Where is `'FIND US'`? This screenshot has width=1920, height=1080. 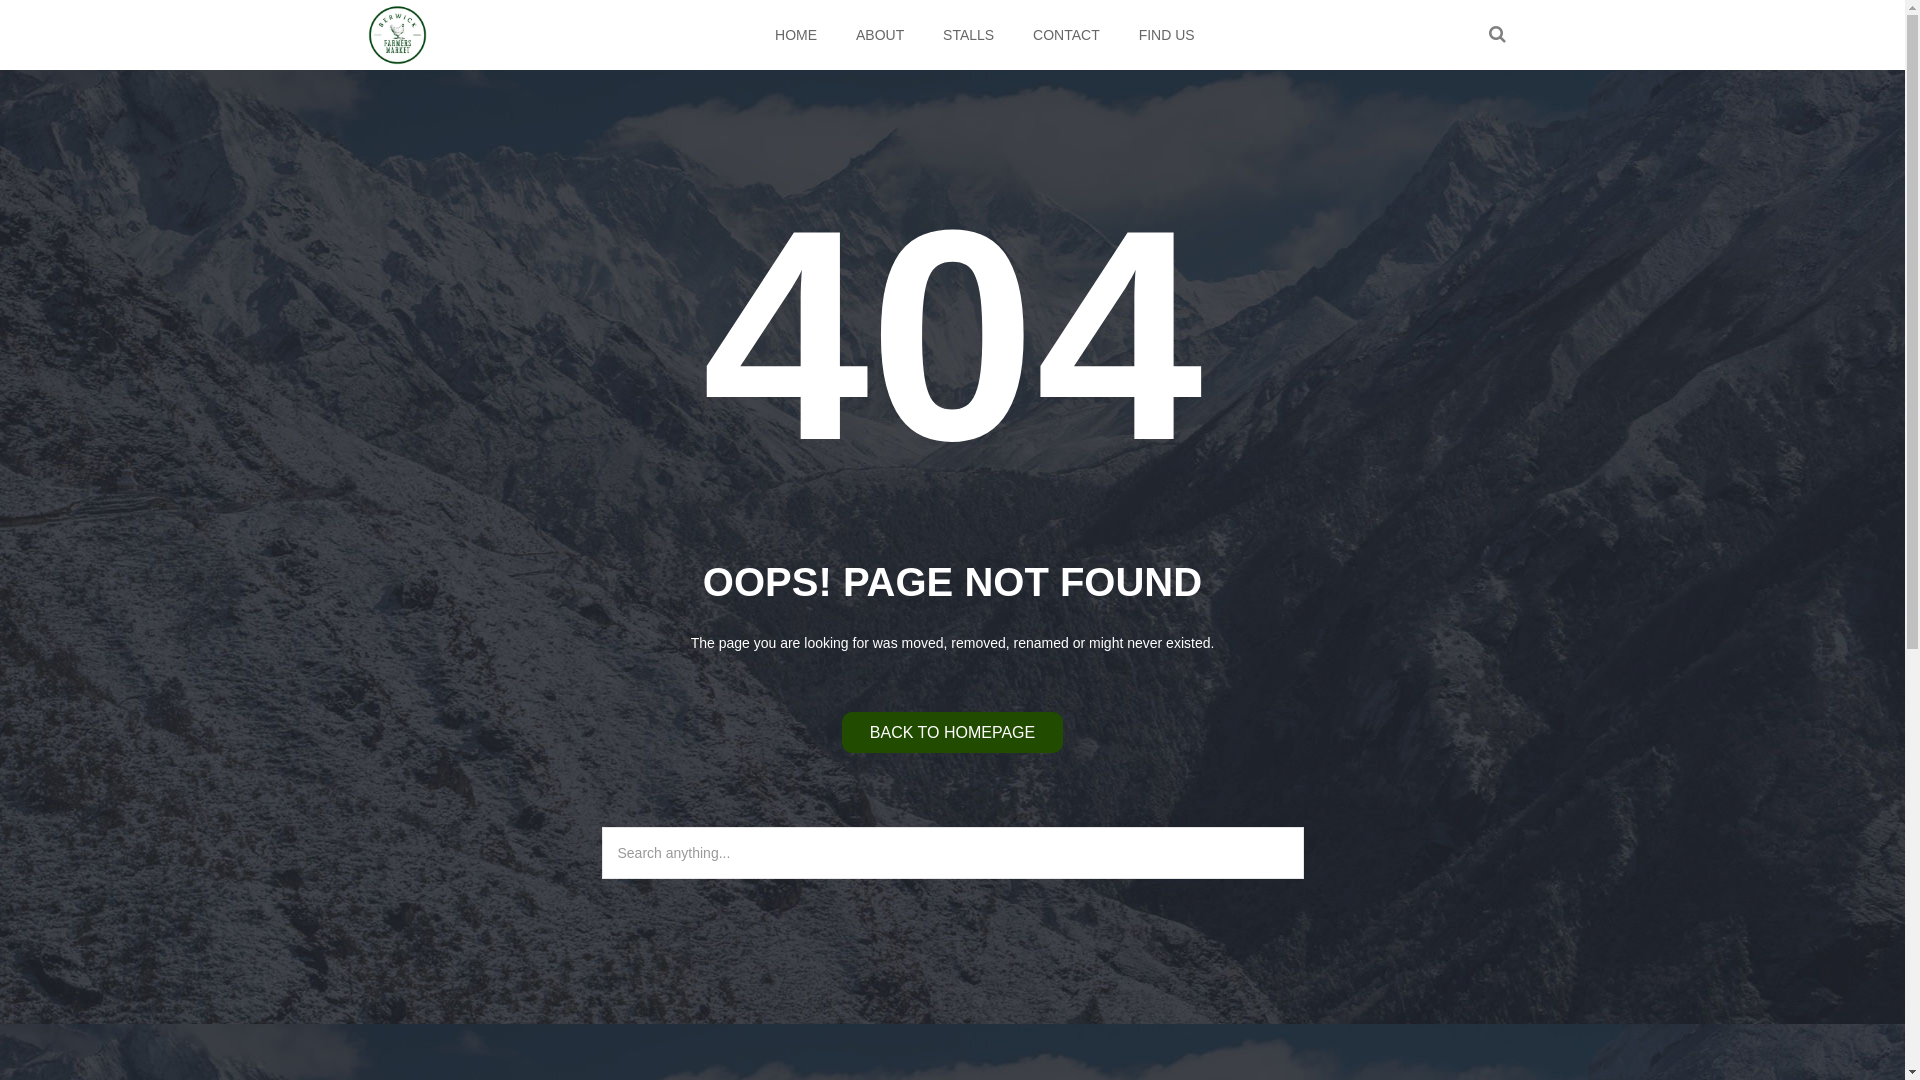 'FIND US' is located at coordinates (1121, 34).